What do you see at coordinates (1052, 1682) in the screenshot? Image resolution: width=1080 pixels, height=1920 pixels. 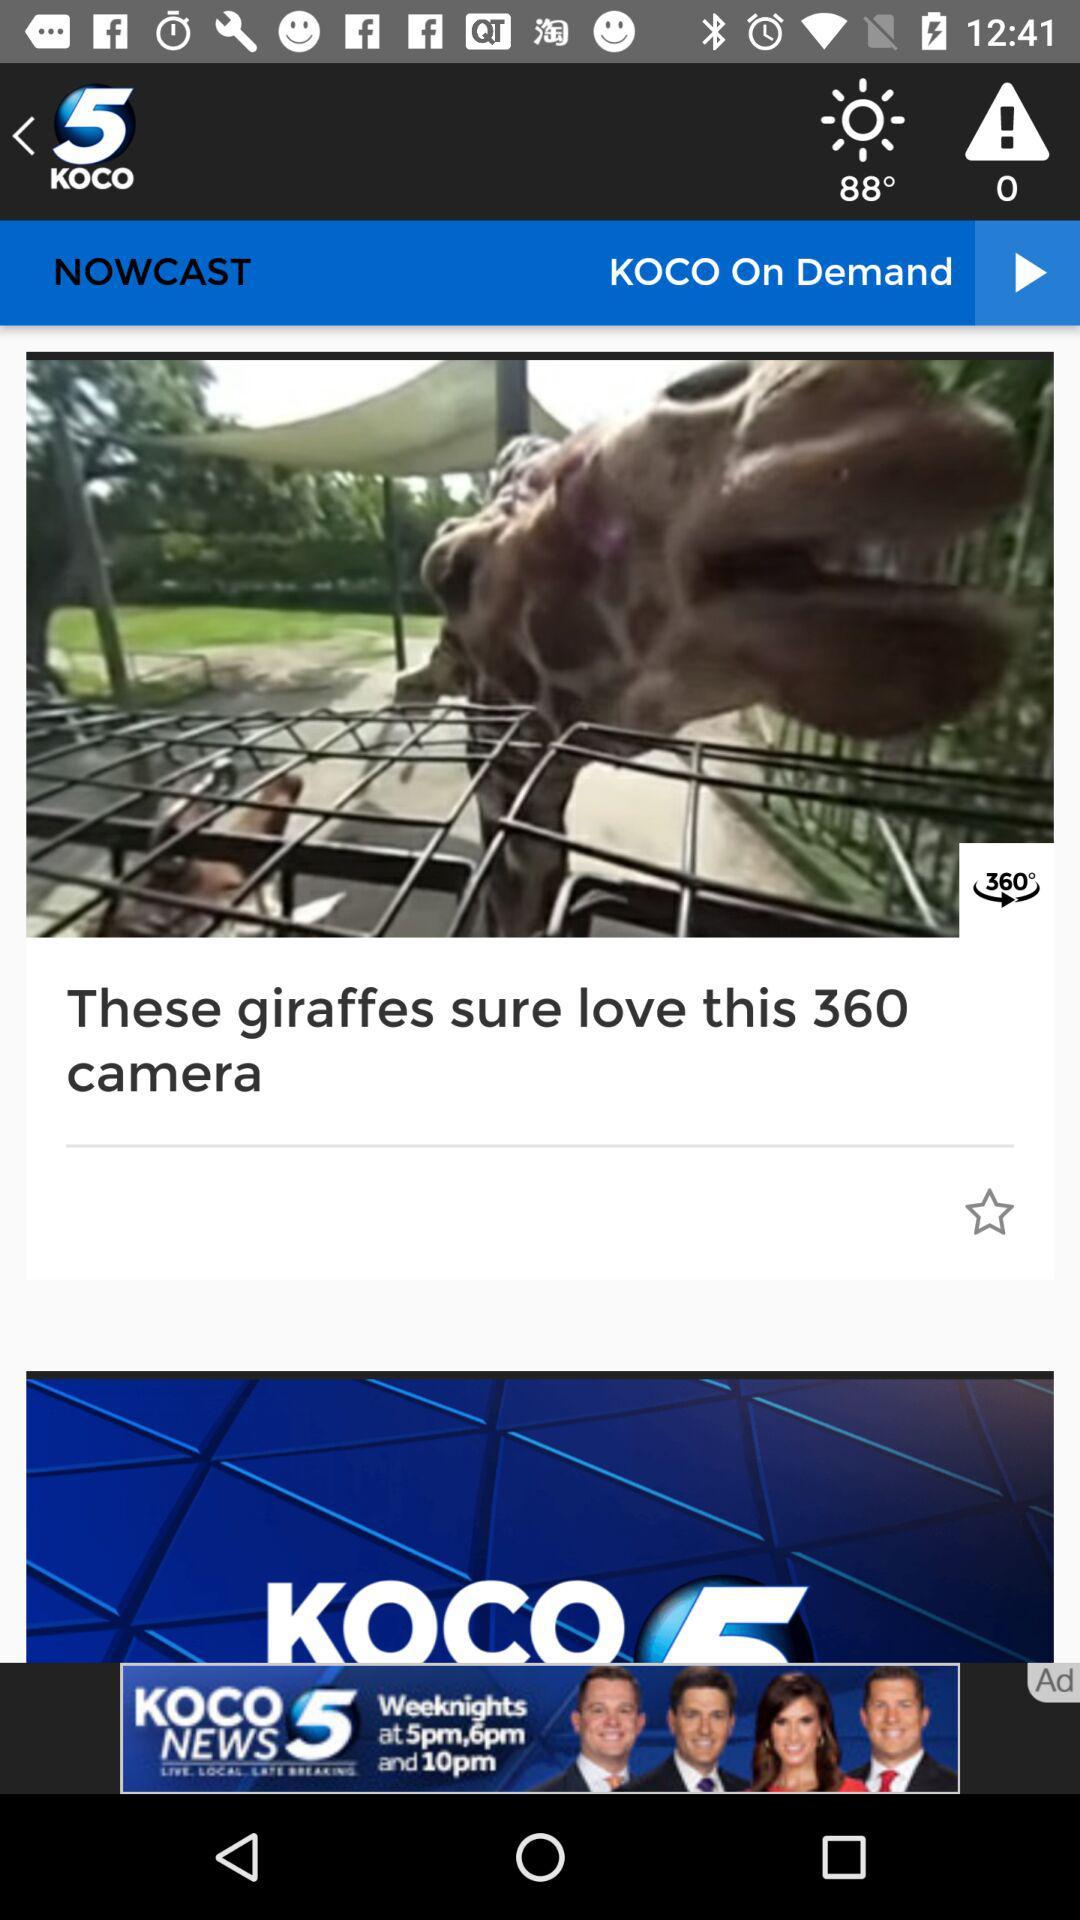 I see `goto ad` at bounding box center [1052, 1682].